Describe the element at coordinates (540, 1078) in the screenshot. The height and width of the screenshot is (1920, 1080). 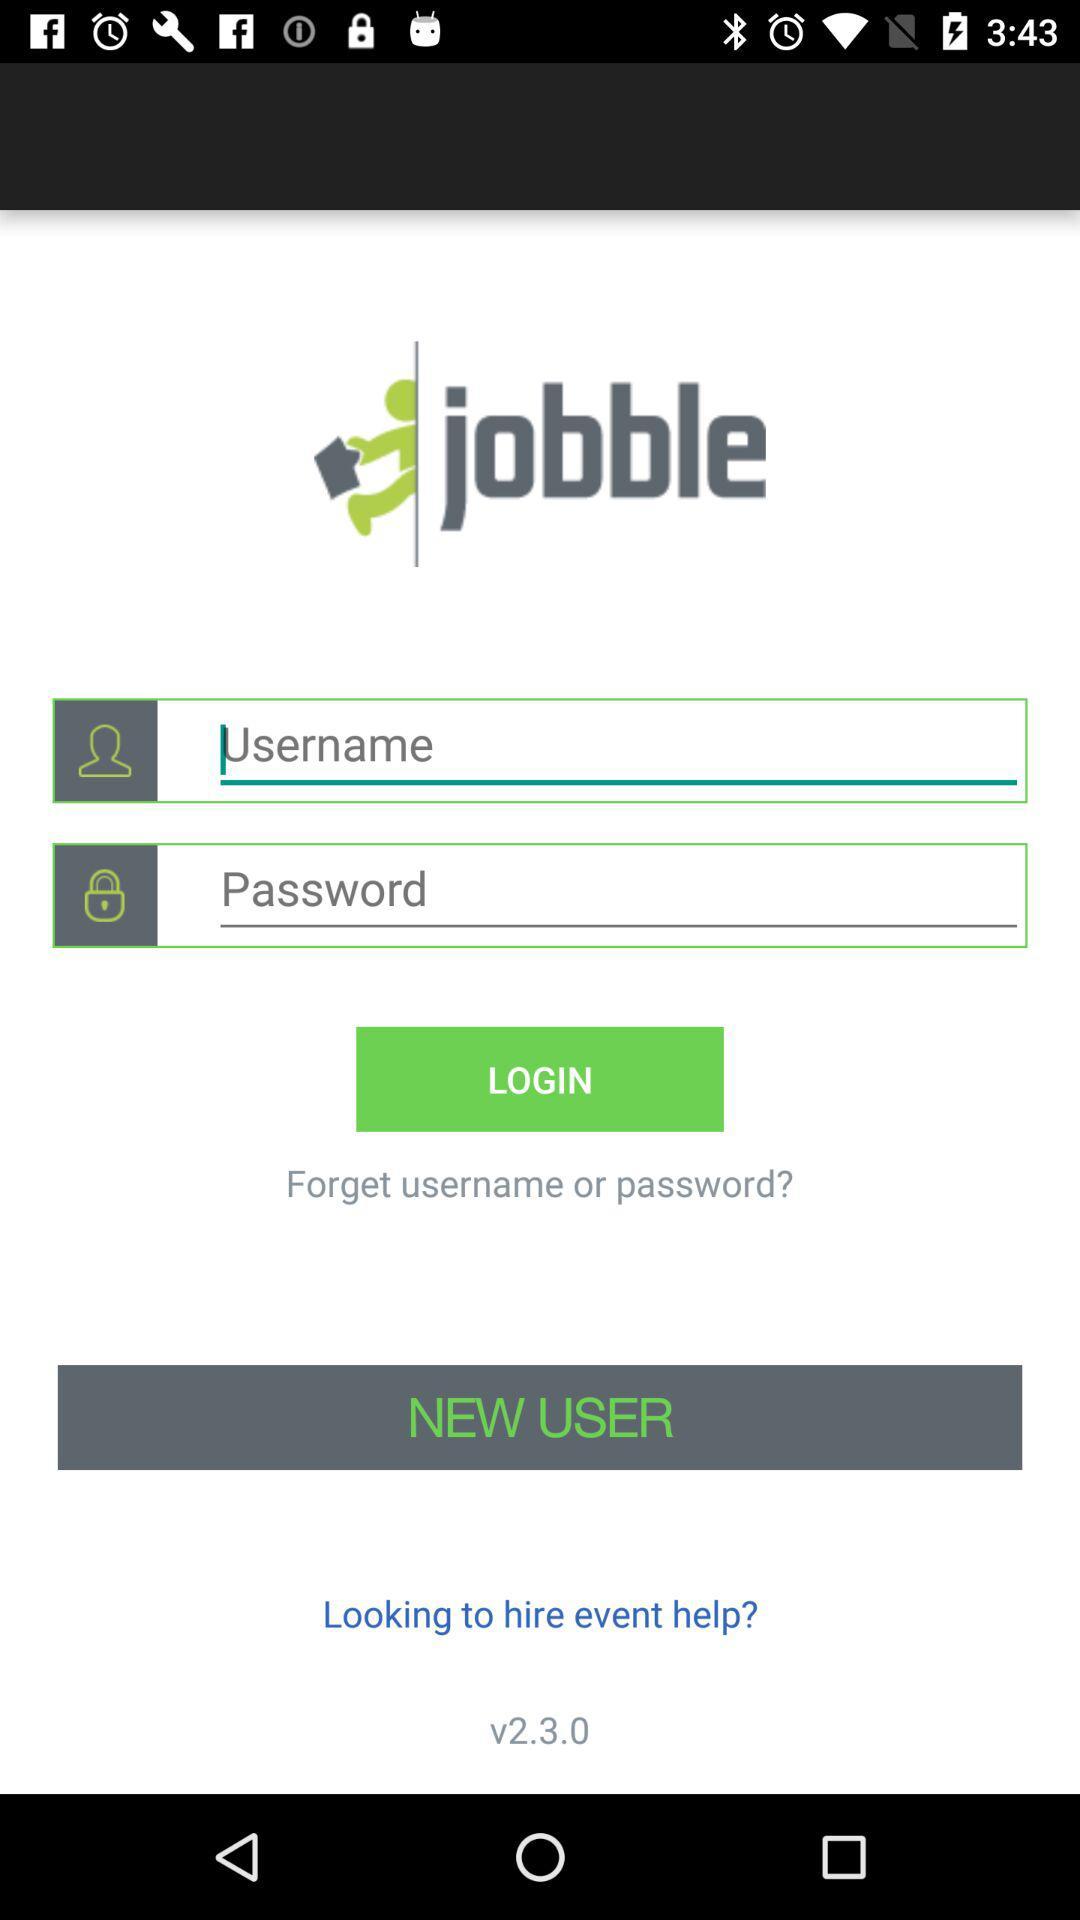
I see `the login item` at that location.